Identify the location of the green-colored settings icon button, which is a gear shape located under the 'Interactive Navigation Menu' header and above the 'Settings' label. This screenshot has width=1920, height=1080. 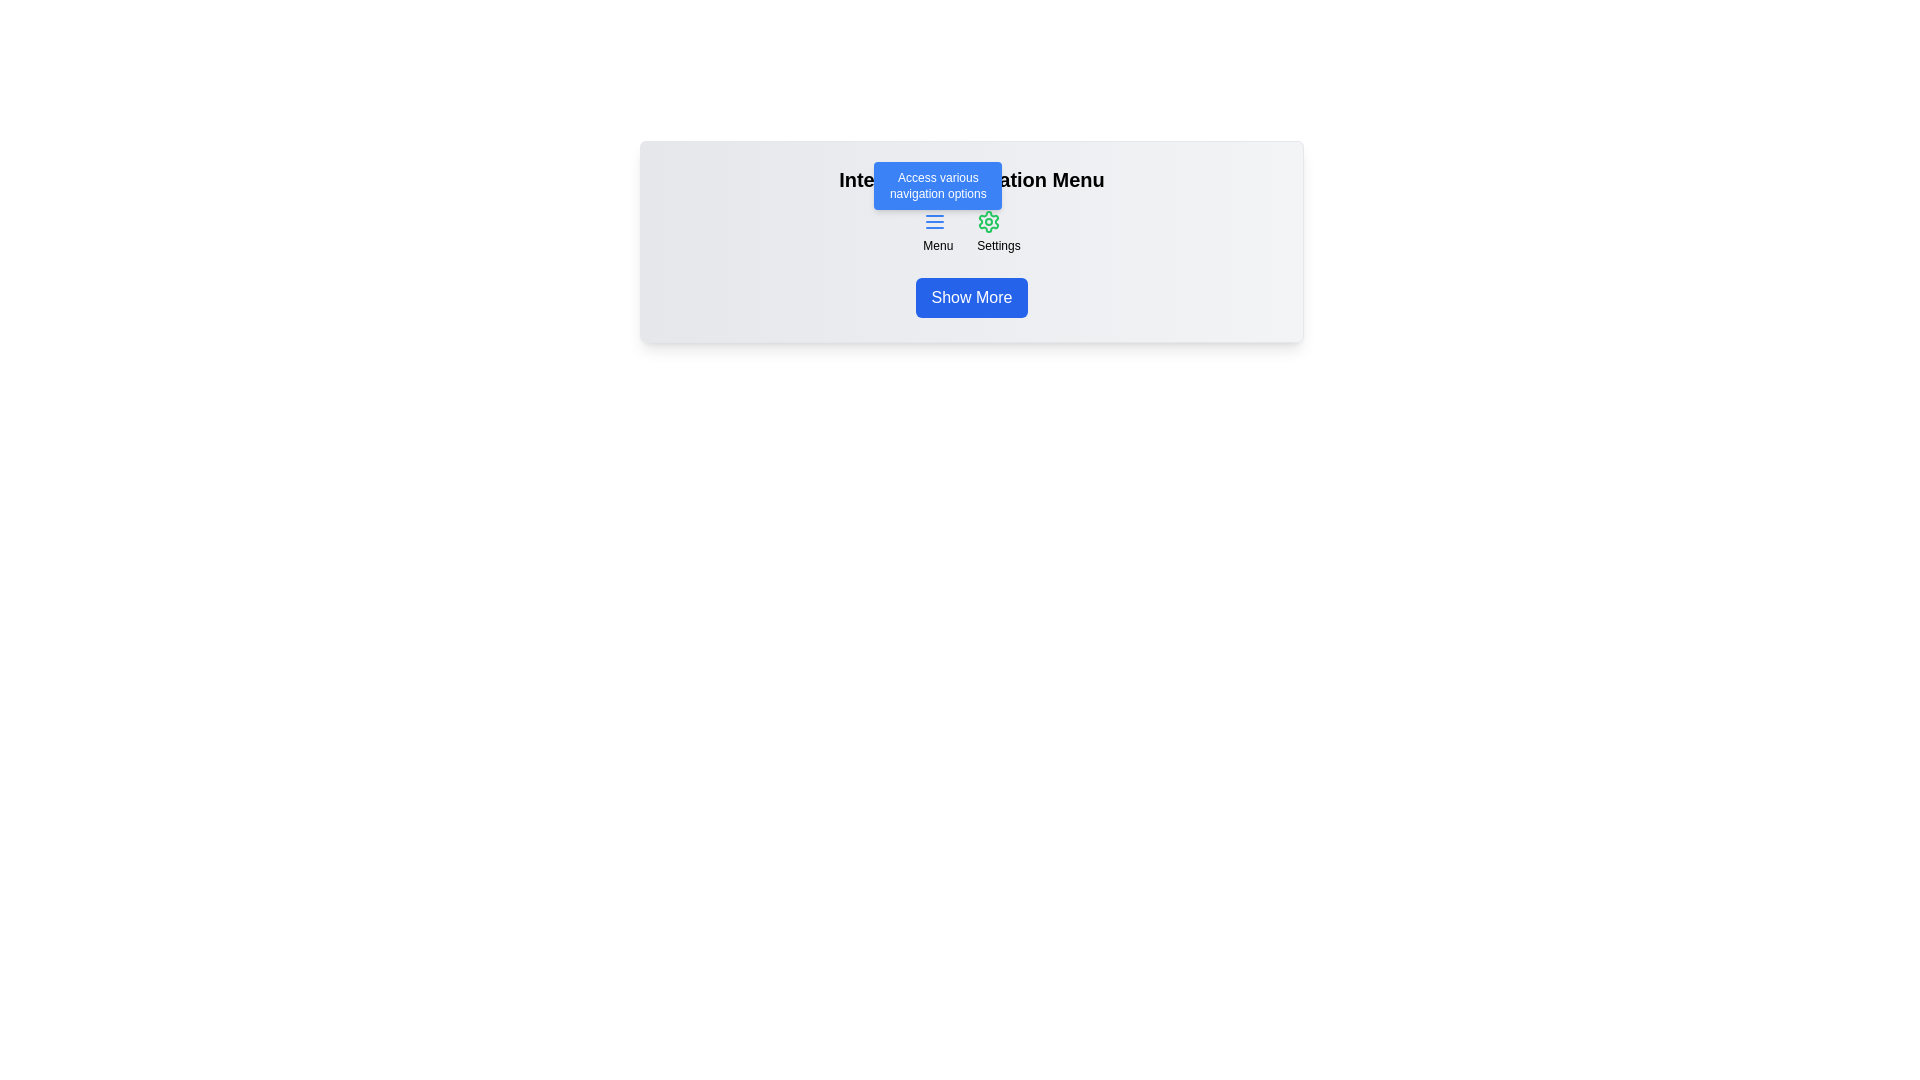
(989, 222).